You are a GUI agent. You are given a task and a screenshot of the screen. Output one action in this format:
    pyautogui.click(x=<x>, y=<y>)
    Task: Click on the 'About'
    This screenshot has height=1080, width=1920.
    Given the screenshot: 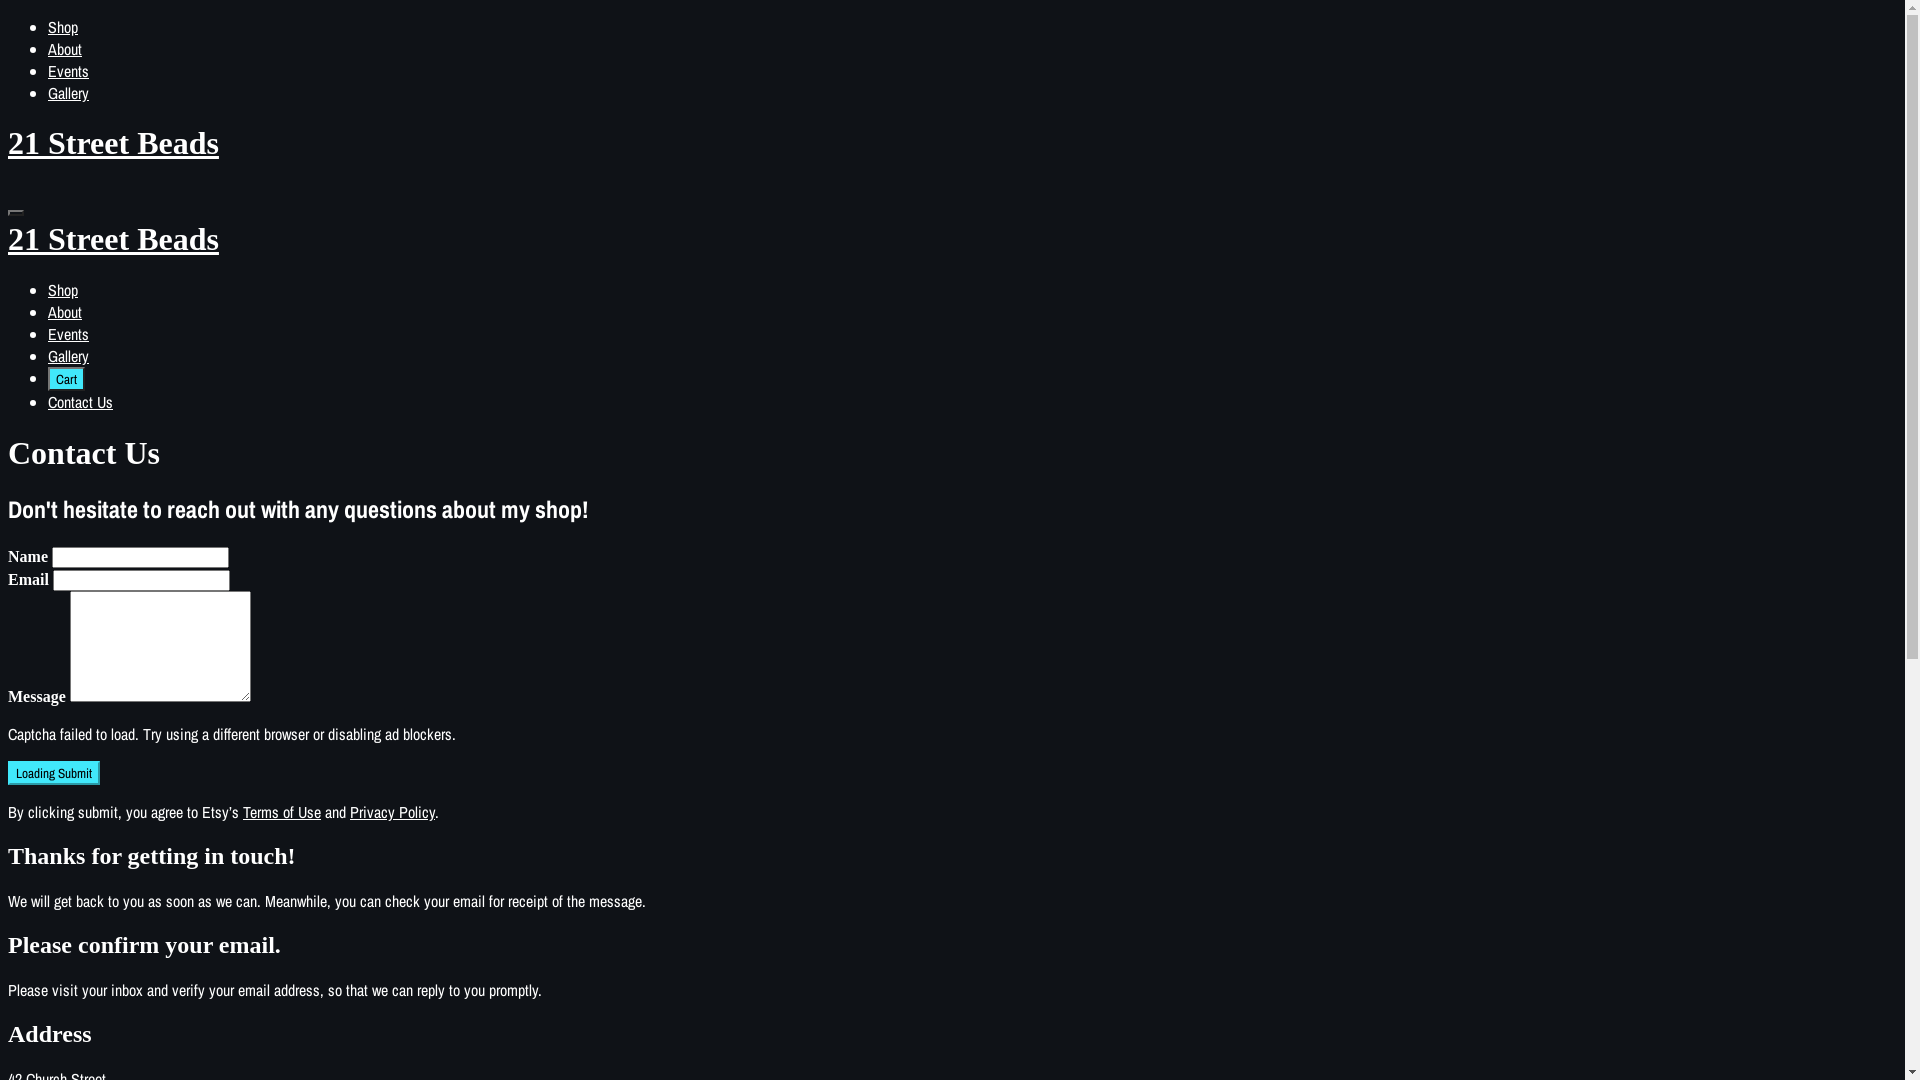 What is the action you would take?
    pyautogui.click(x=48, y=48)
    